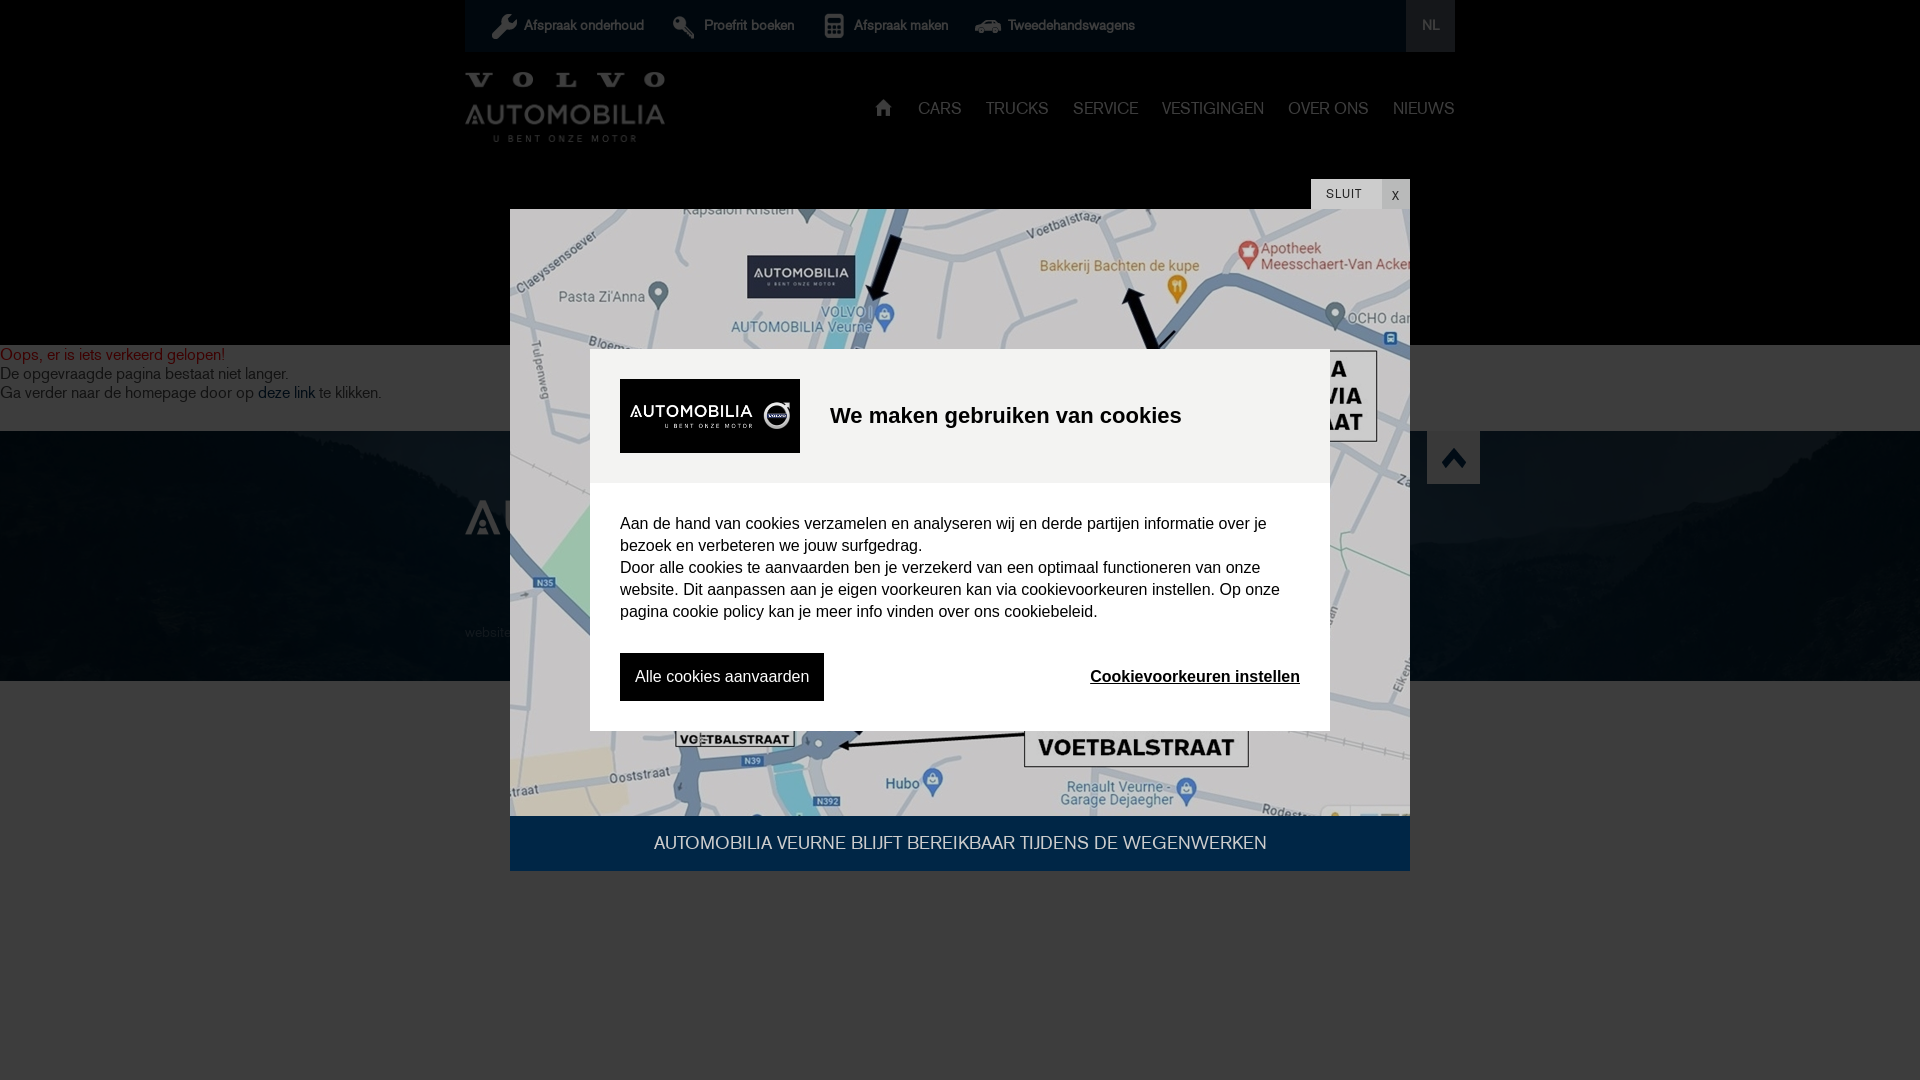 This screenshot has height=1080, width=1920. Describe the element at coordinates (1212, 112) in the screenshot. I see `'VESTIGINGEN'` at that location.